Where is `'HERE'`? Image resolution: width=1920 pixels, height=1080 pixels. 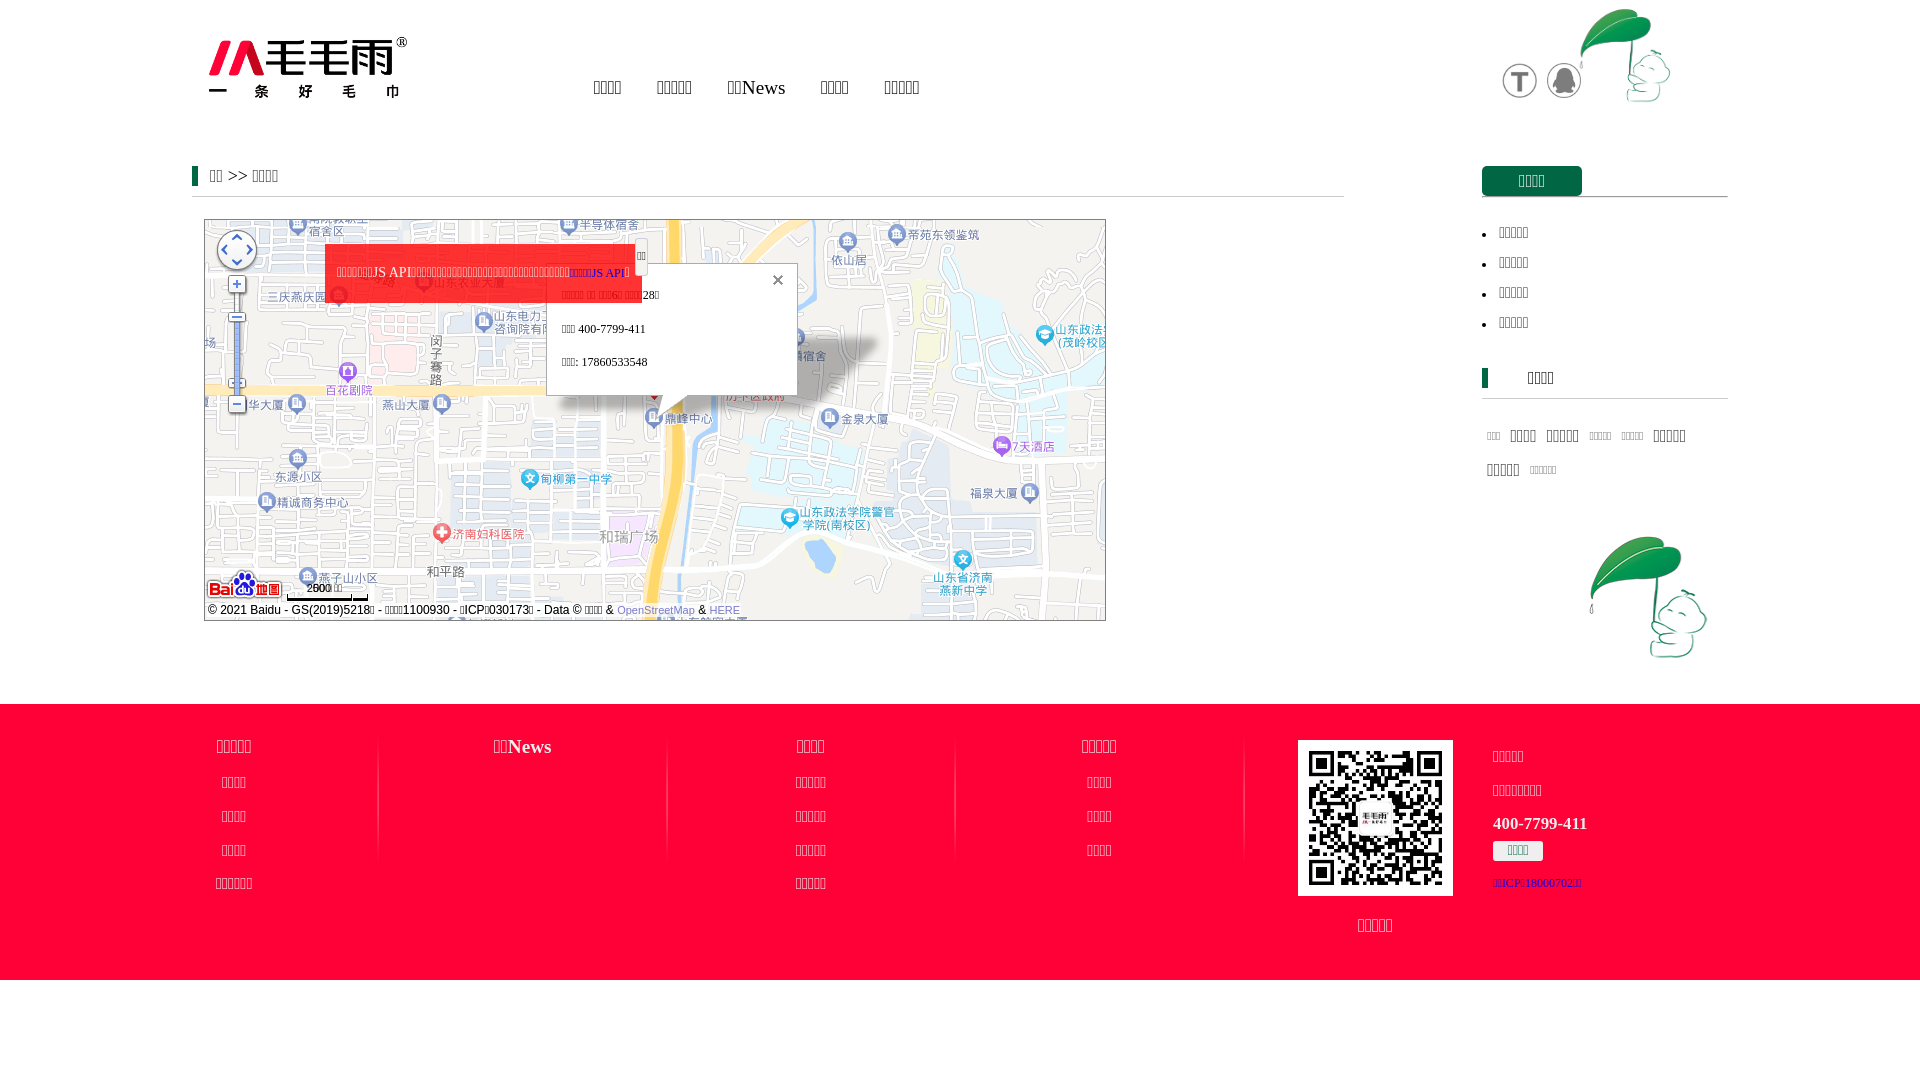
'HERE' is located at coordinates (724, 608).